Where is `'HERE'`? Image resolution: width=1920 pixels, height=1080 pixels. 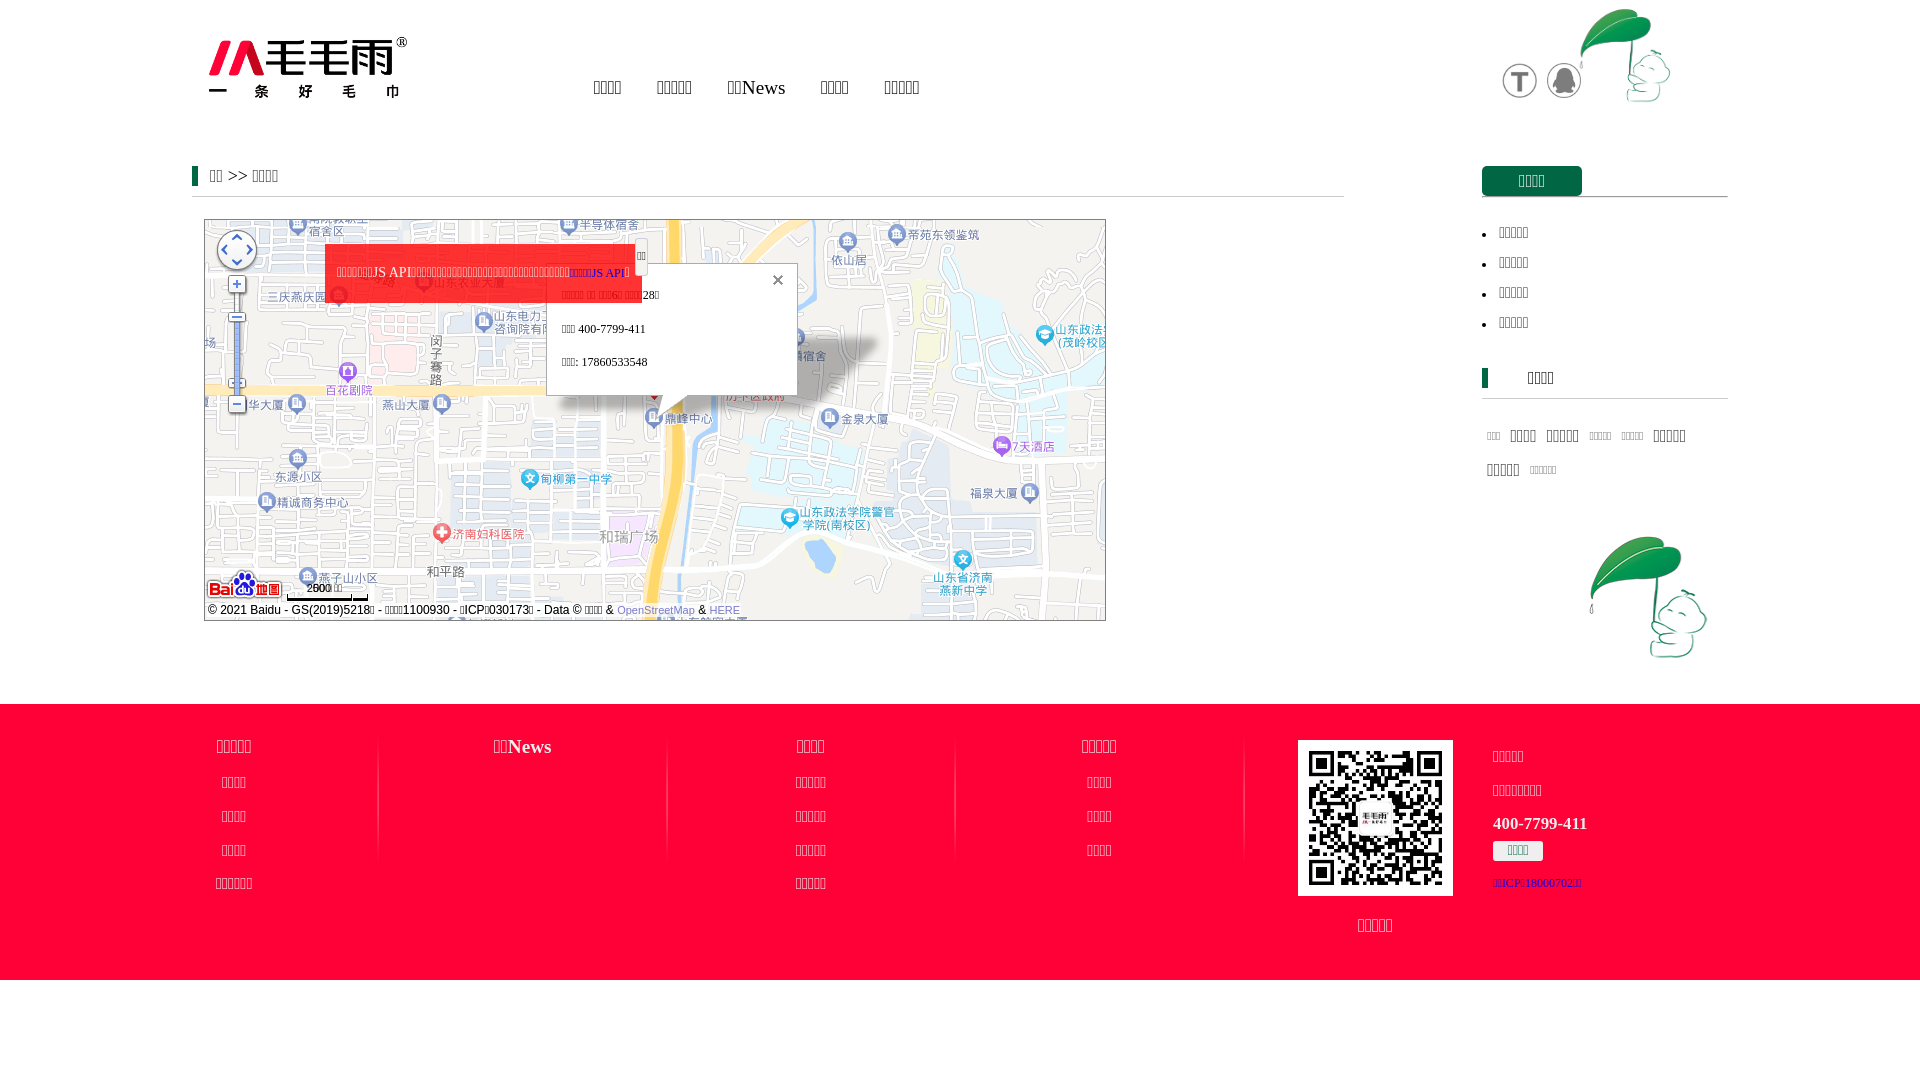
'HERE' is located at coordinates (724, 608).